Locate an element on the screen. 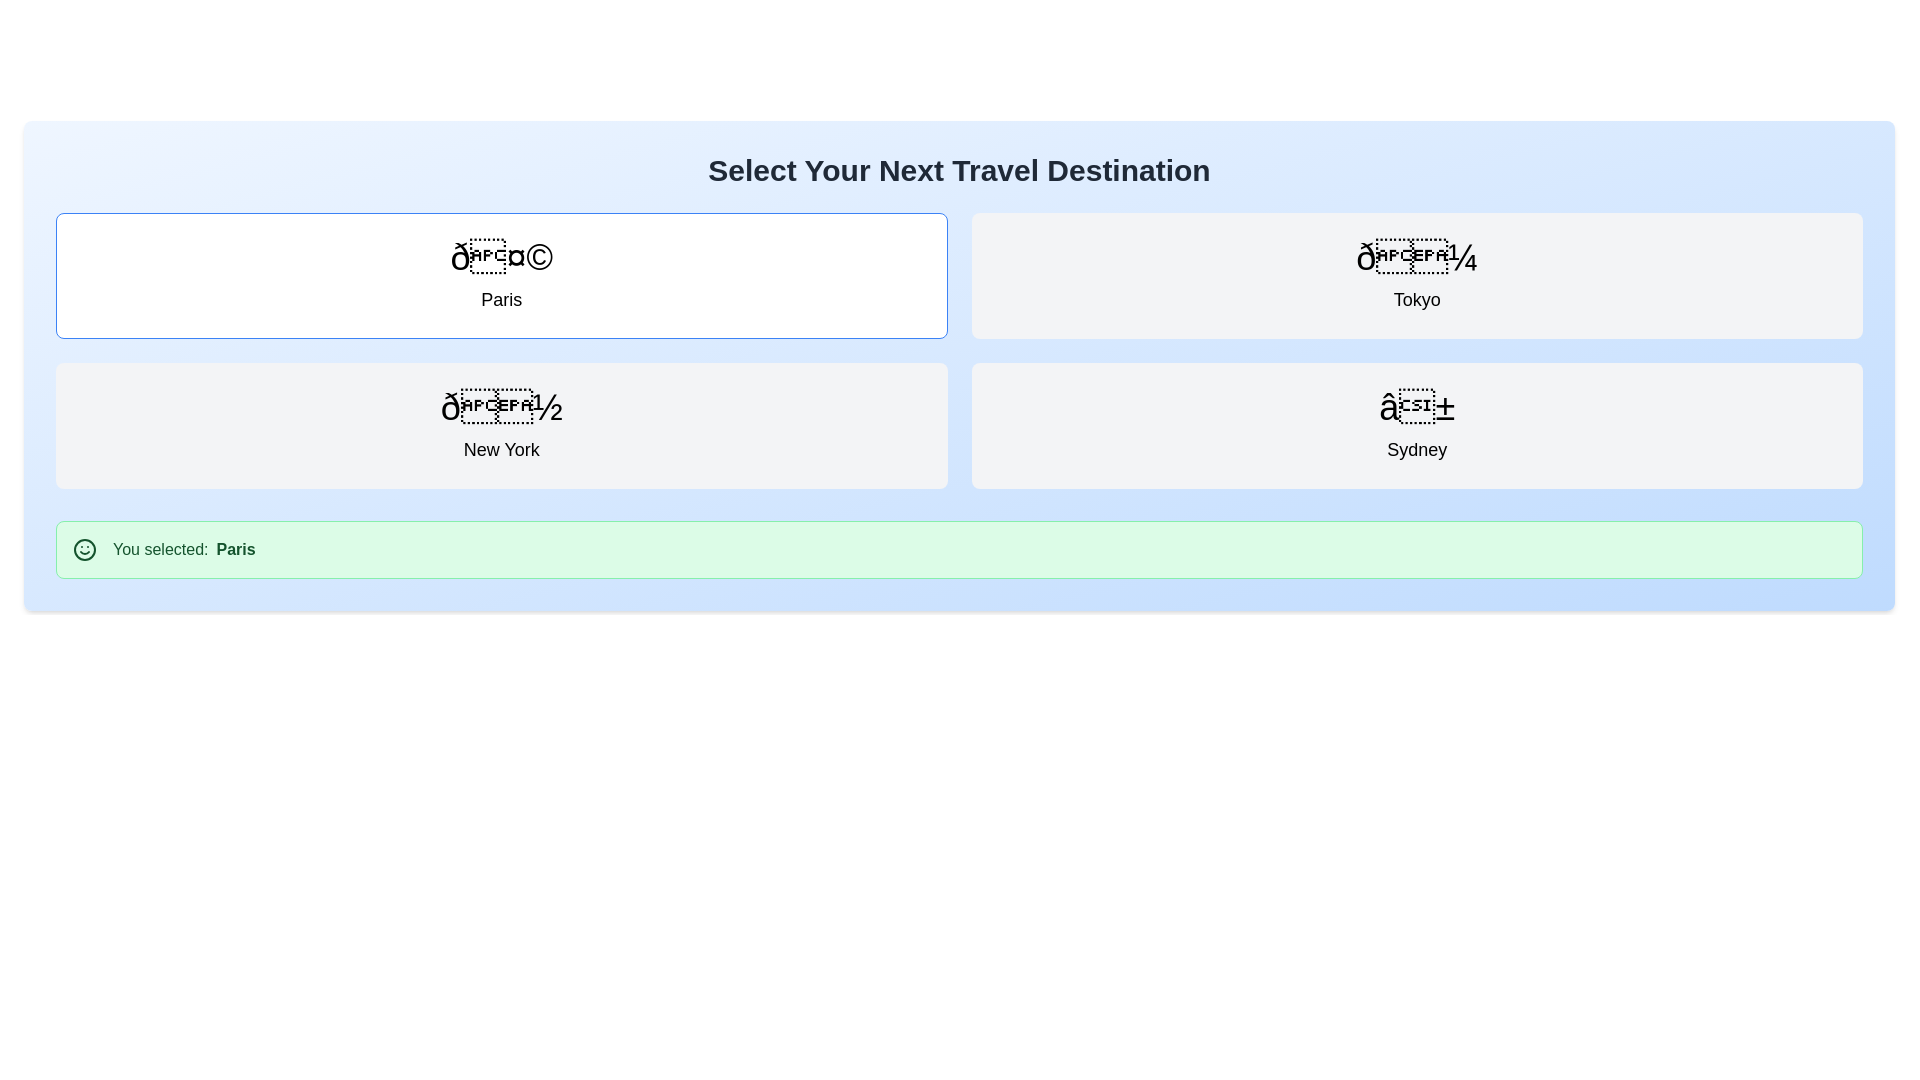 The height and width of the screenshot is (1080, 1920). the second selectable card in the top row, which has a light gray background and the label 'Tokyo' is located at coordinates (1416, 276).